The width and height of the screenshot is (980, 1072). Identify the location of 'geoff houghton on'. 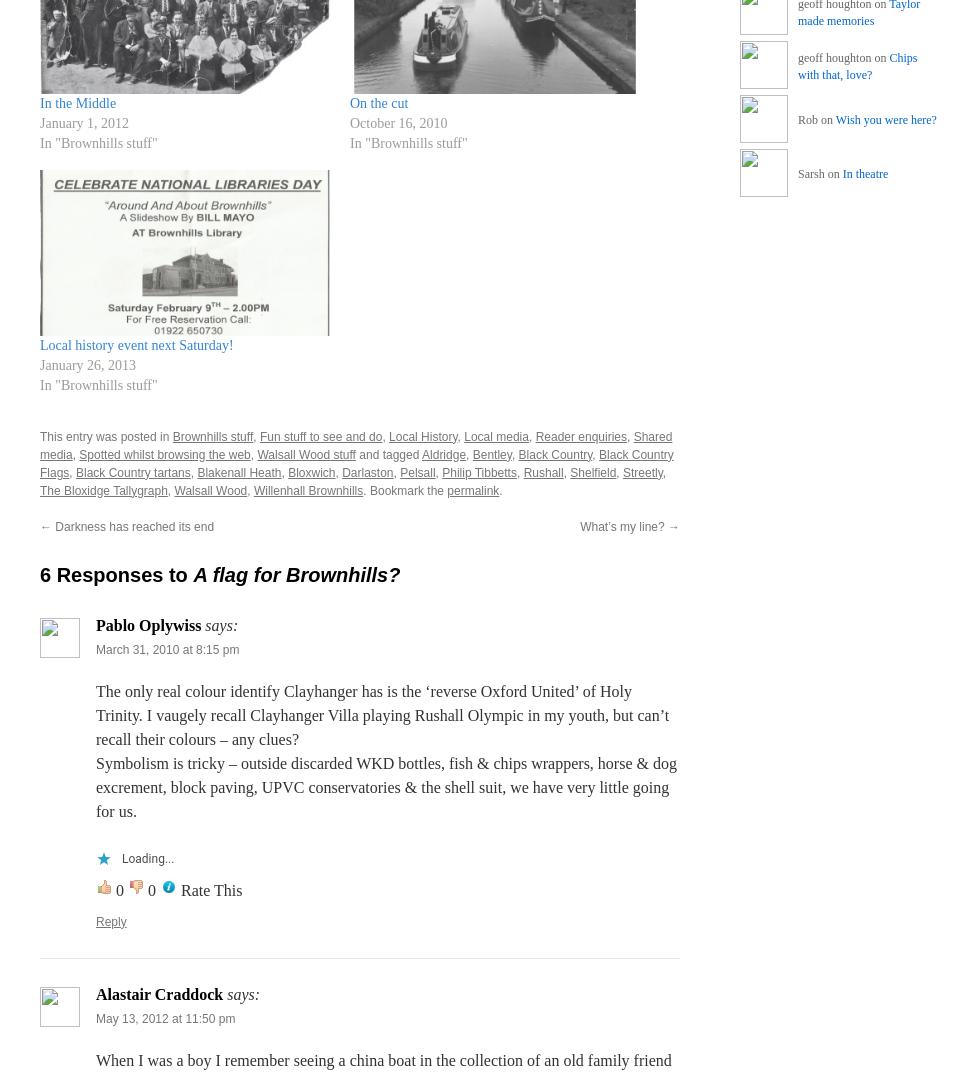
(843, 56).